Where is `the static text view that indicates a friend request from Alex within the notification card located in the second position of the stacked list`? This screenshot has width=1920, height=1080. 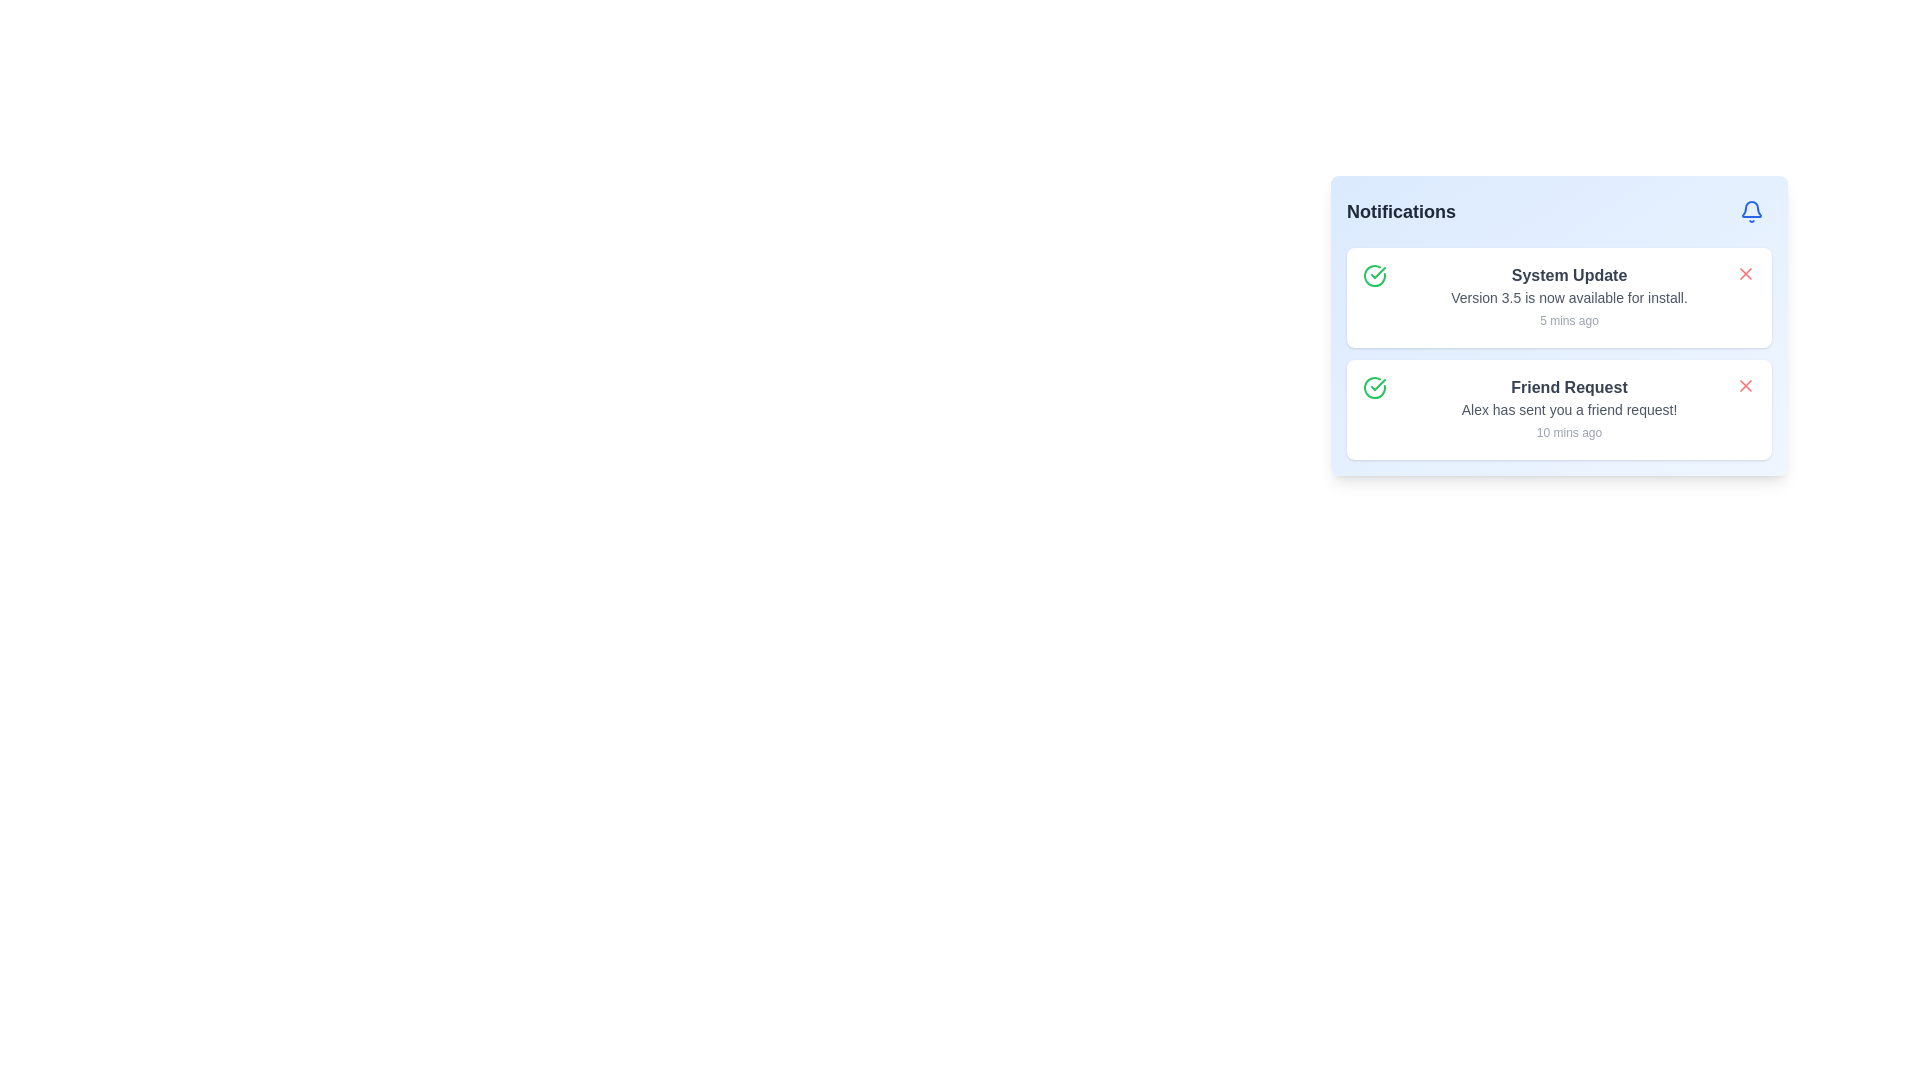
the static text view that indicates a friend request from Alex within the notification card located in the second position of the stacked list is located at coordinates (1568, 408).